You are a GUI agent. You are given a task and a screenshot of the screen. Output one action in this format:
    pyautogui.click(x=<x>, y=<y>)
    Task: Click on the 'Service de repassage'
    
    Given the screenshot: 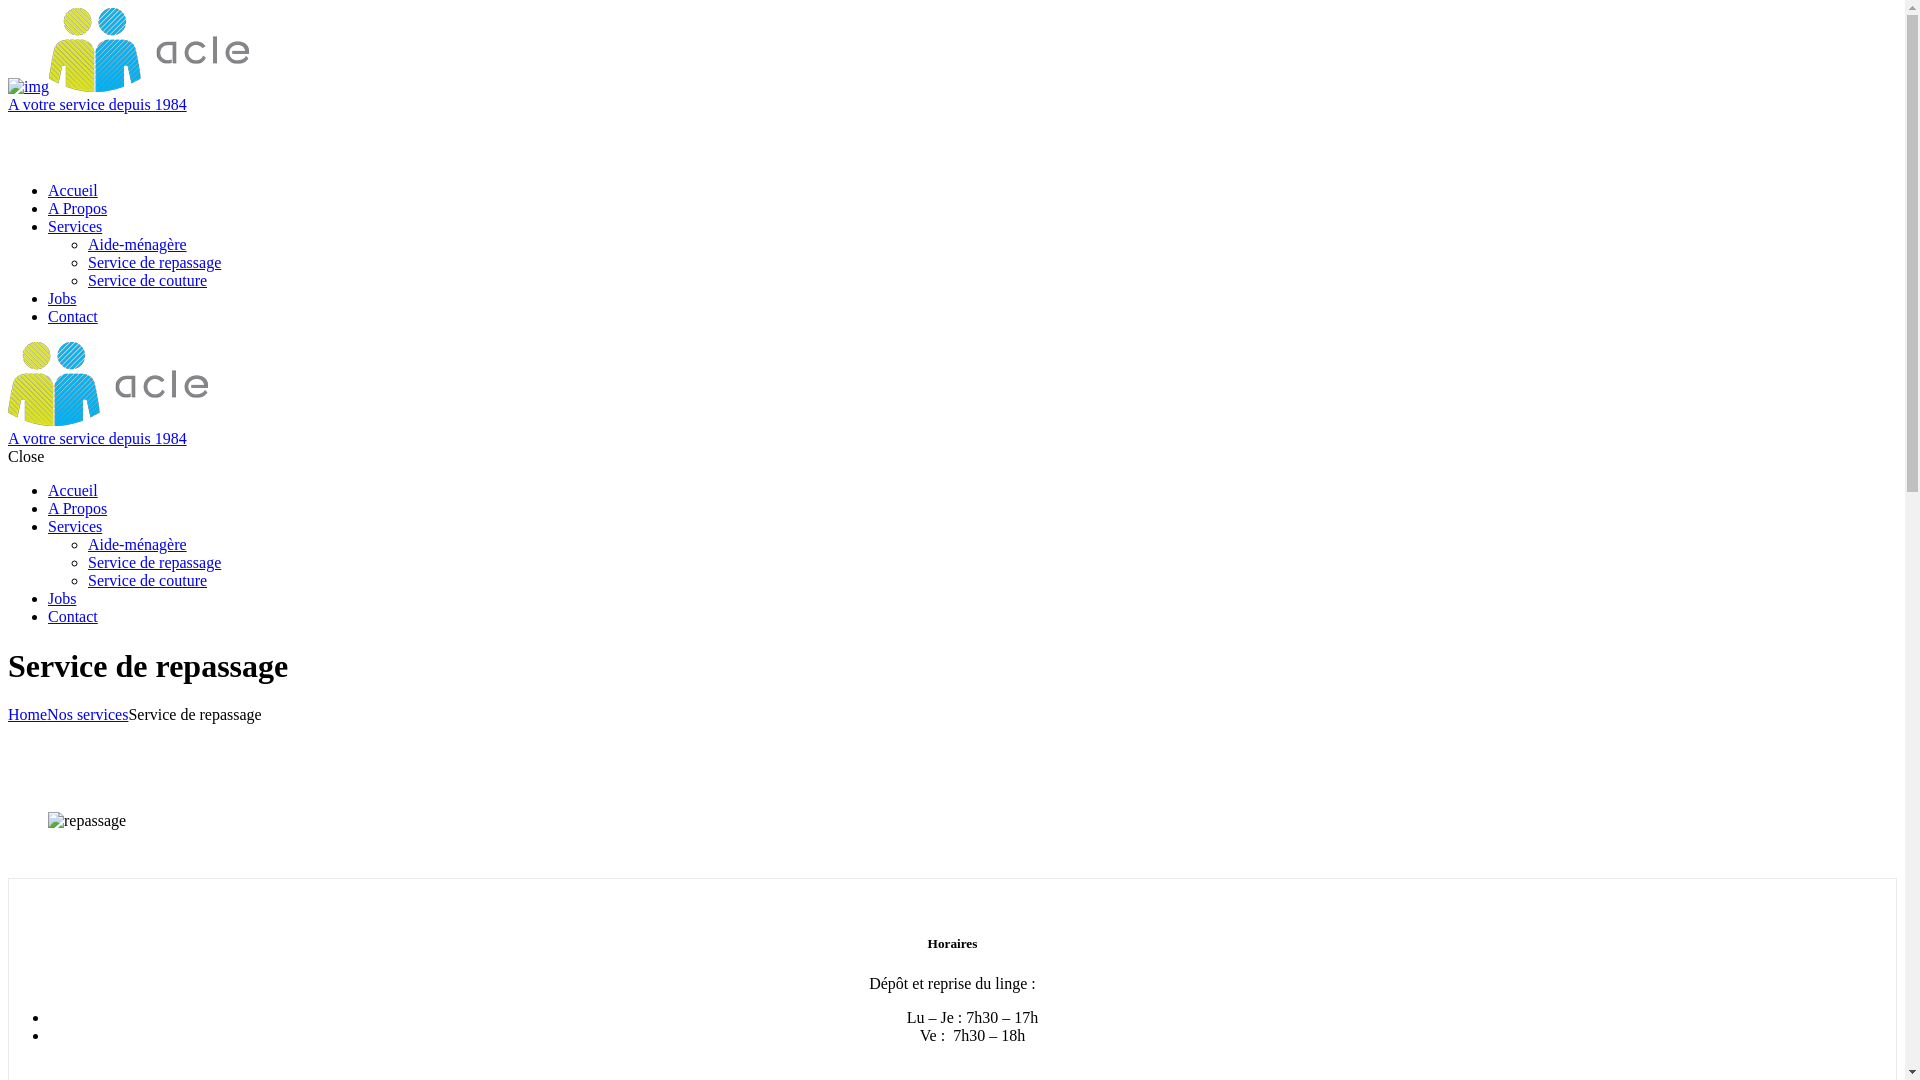 What is the action you would take?
    pyautogui.click(x=86, y=562)
    